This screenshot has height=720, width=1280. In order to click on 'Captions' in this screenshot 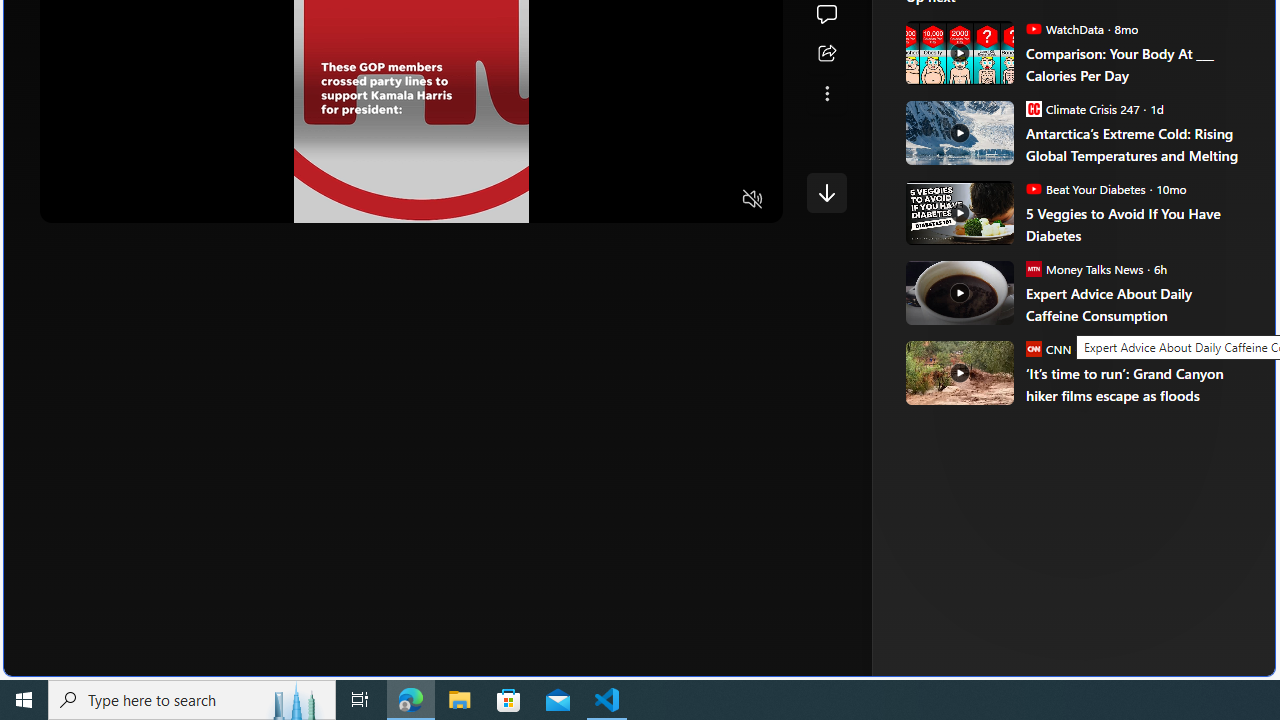, I will do `click(675, 200)`.